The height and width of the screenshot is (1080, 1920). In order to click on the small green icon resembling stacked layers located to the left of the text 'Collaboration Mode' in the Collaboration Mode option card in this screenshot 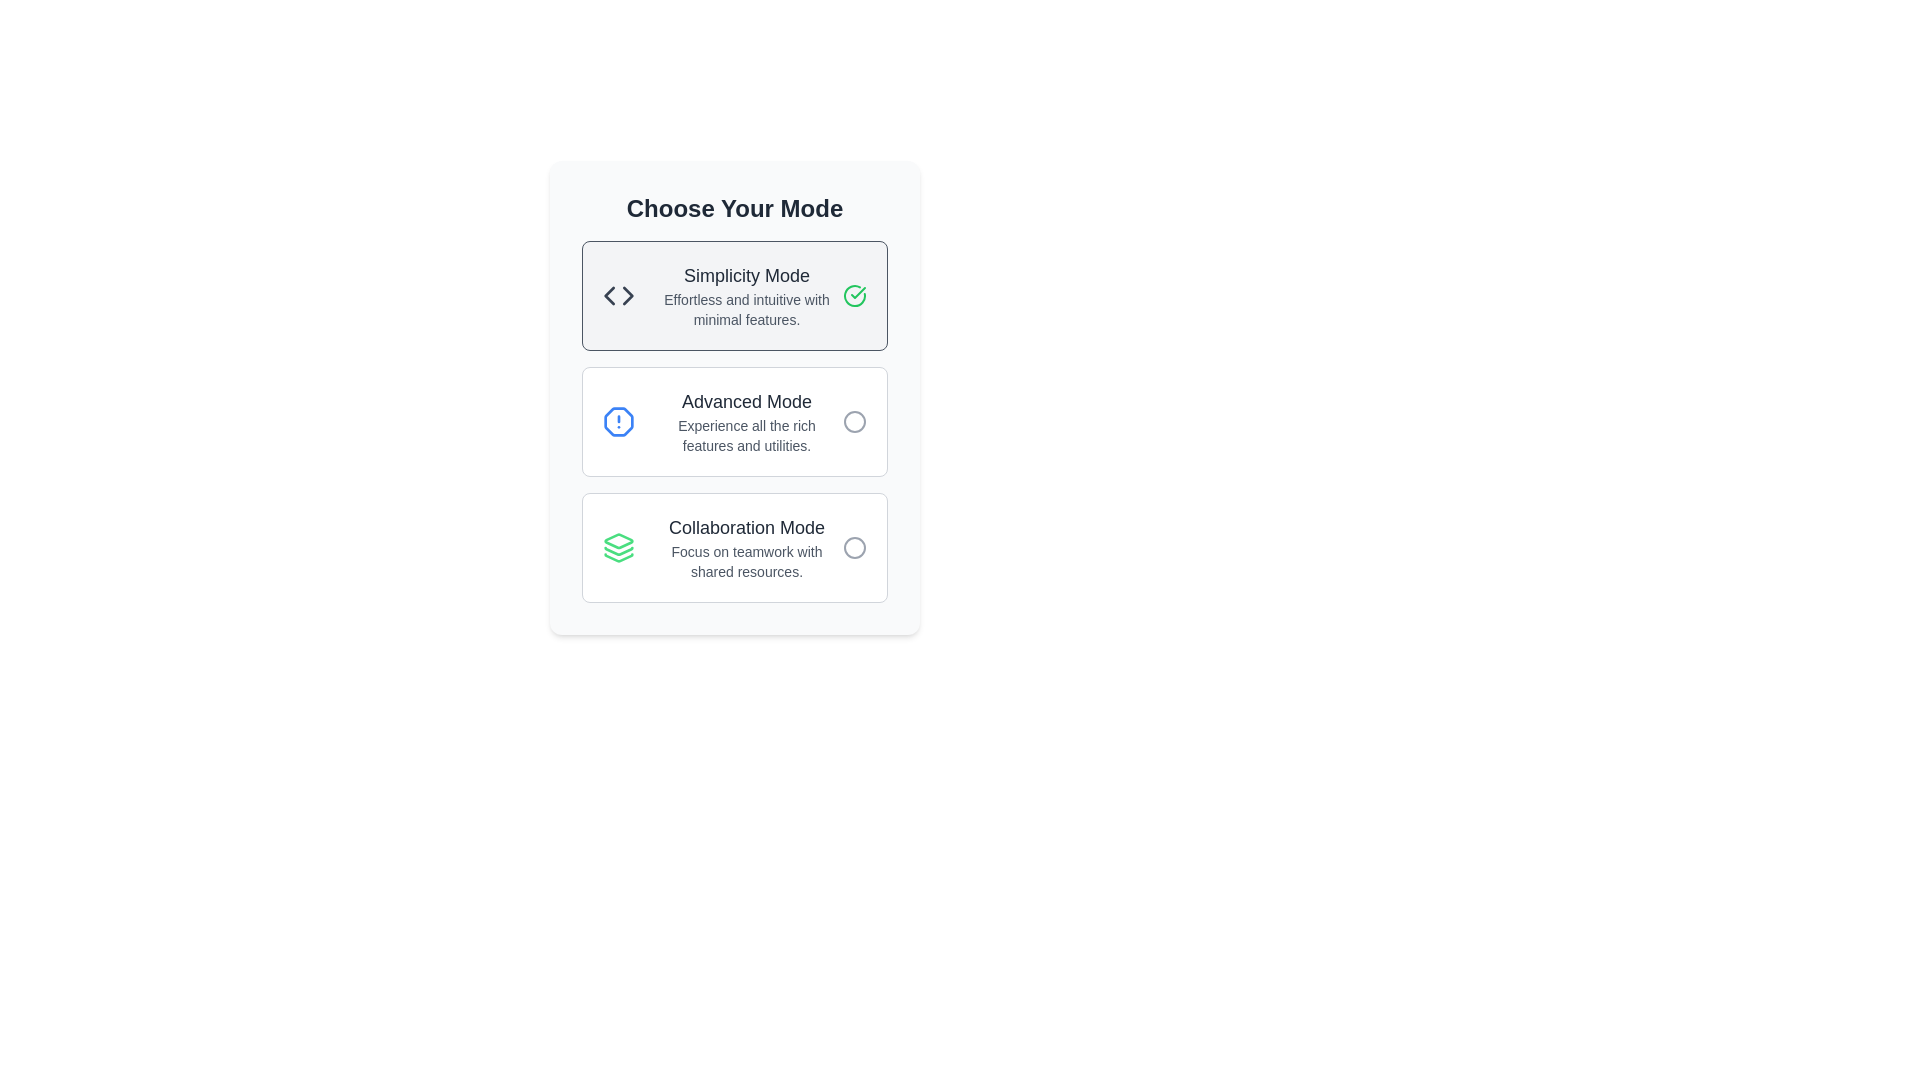, I will do `click(618, 547)`.